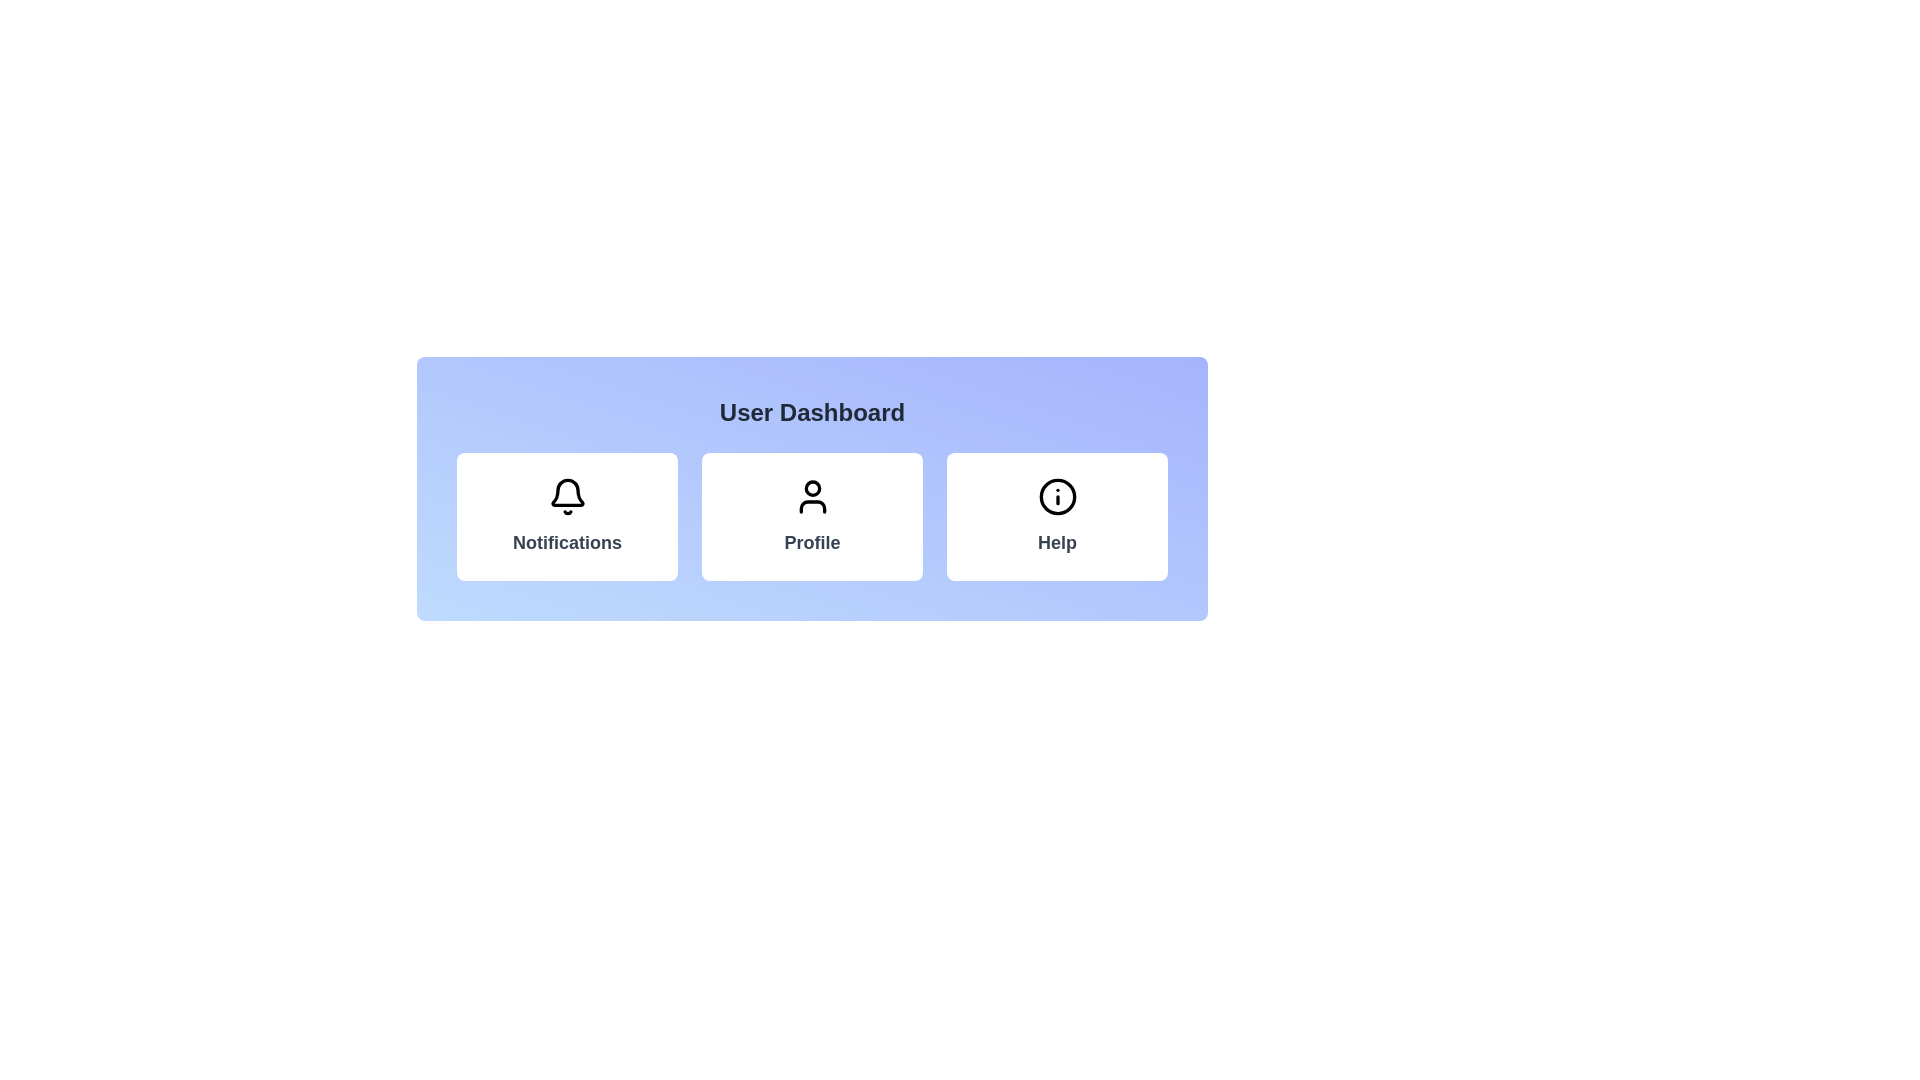  I want to click on the Text Label located in the bottom portion of a card element on the right side of a three-card layout, positioned directly below an icon, so click(1056, 543).